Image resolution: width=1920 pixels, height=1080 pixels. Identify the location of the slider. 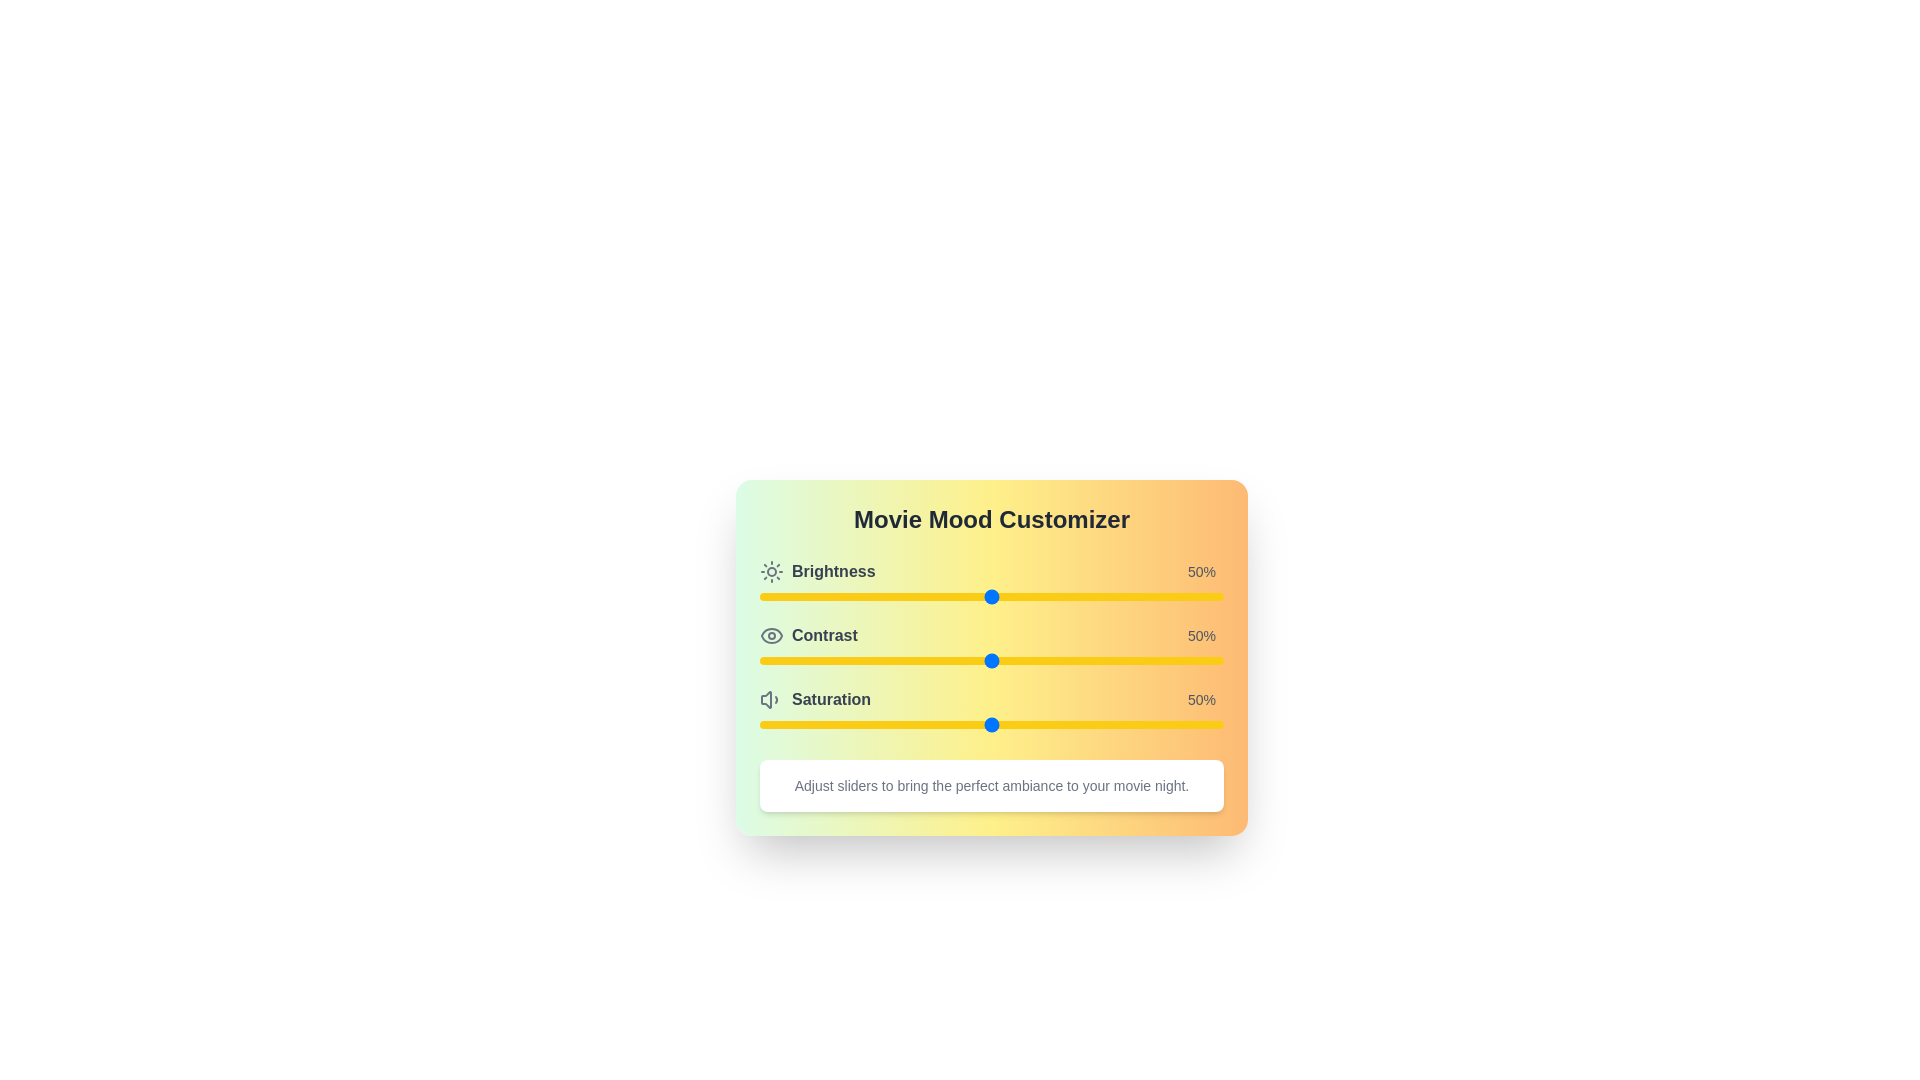
(1005, 725).